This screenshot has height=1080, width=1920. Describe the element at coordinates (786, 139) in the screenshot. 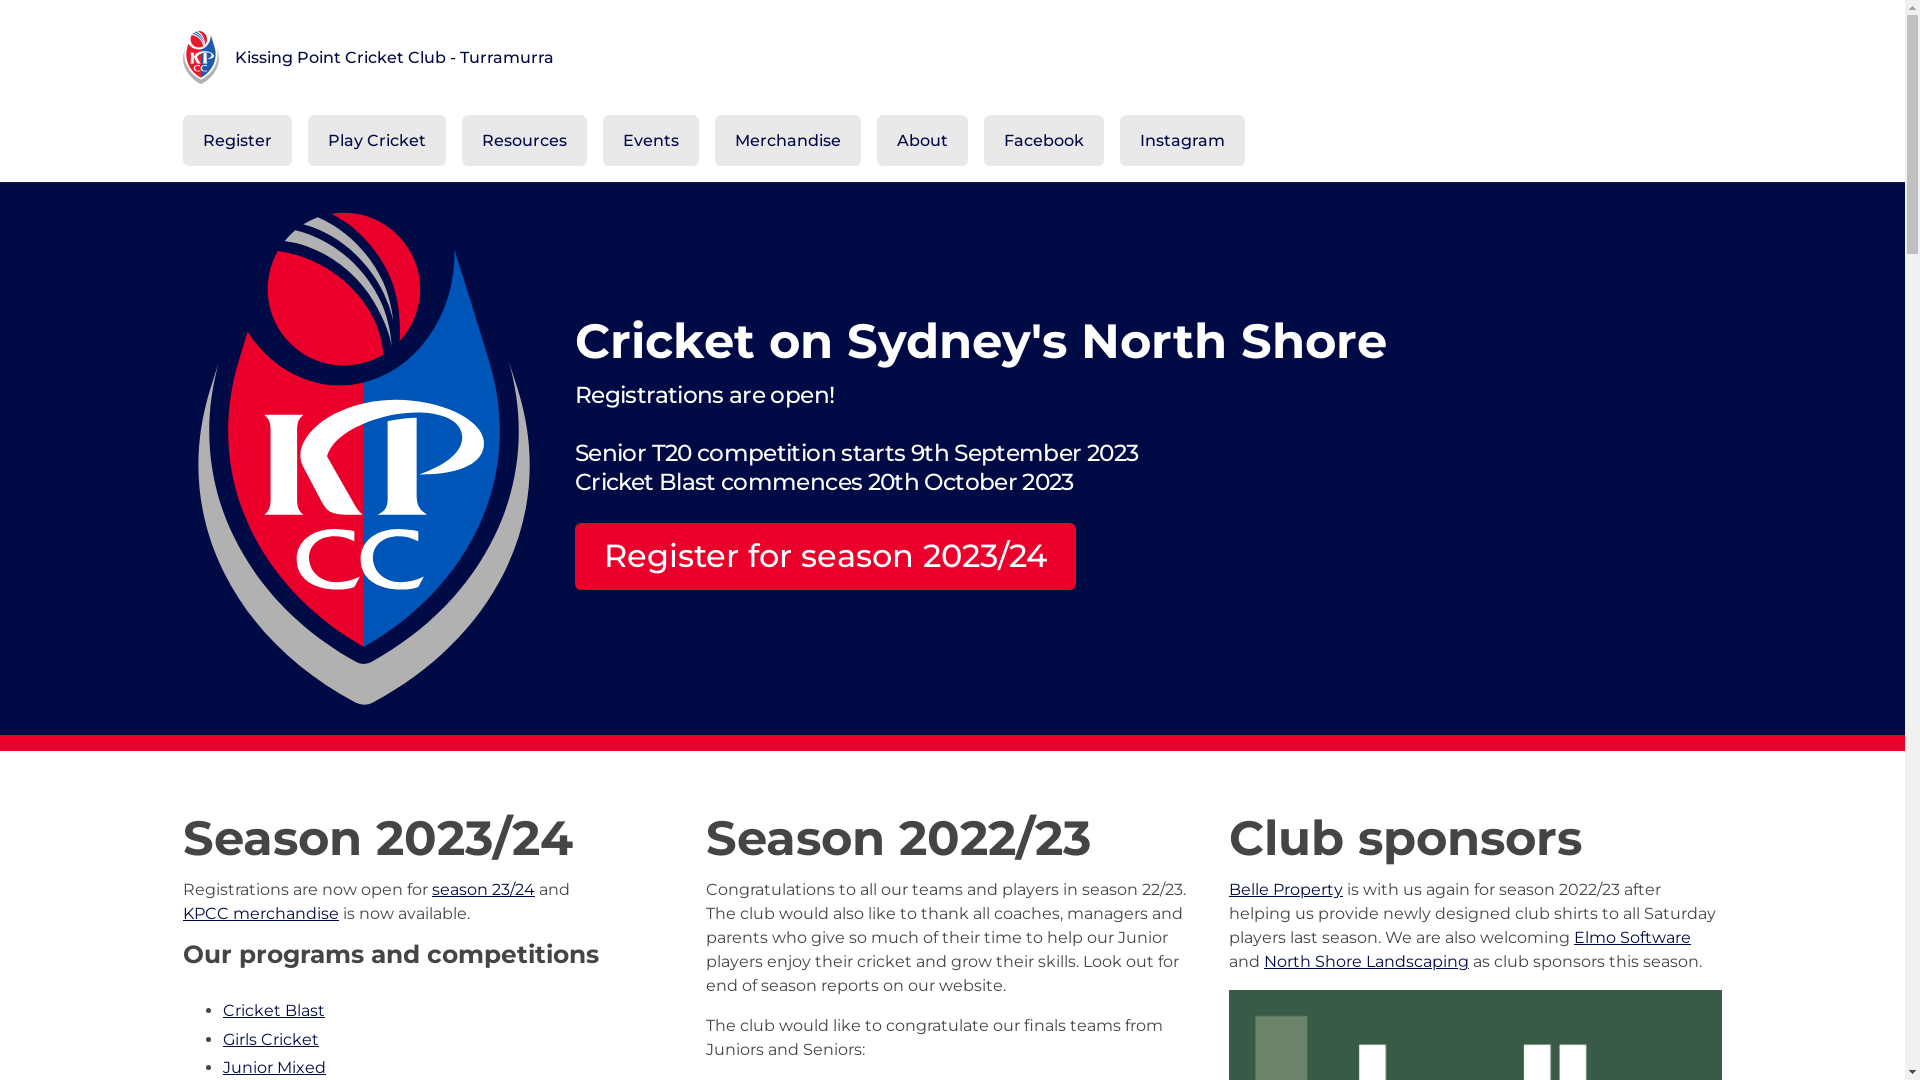

I see `'Merchandise'` at that location.